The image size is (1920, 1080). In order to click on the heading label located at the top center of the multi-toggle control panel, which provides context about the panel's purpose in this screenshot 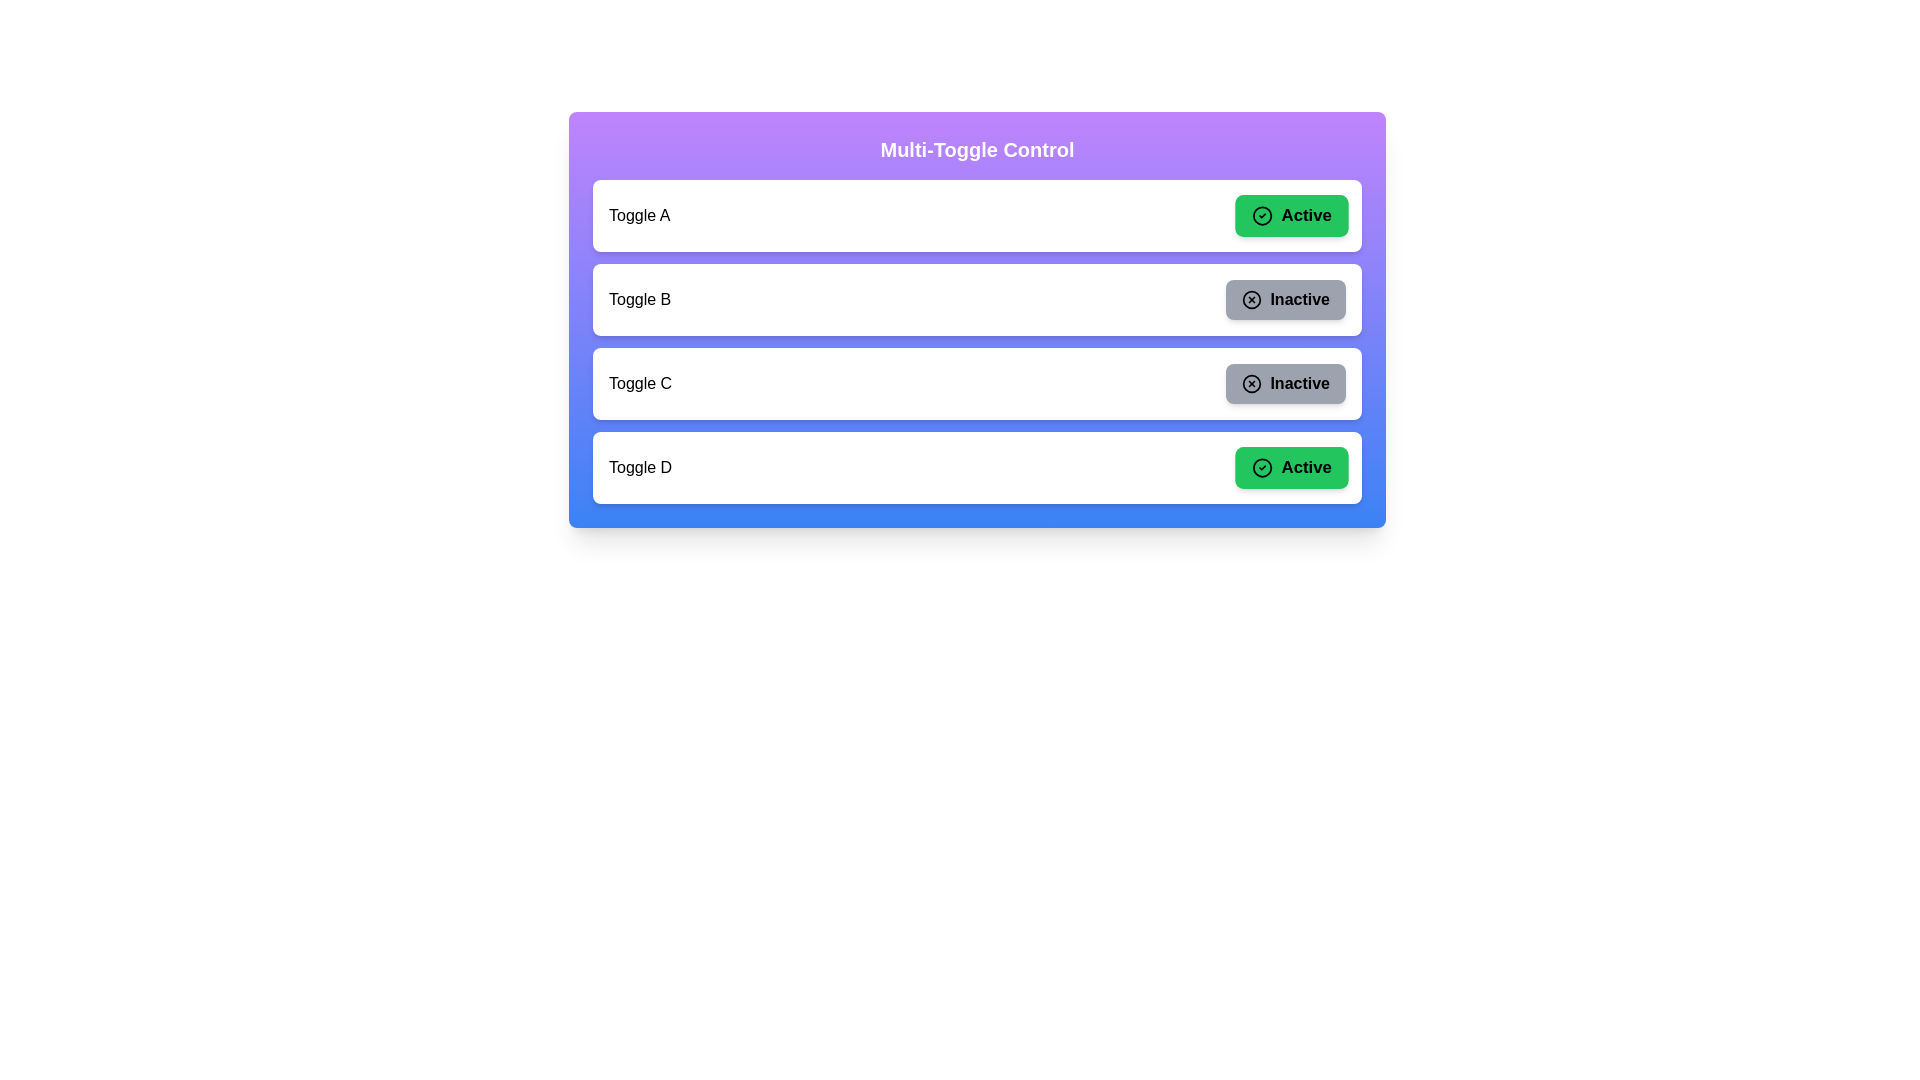, I will do `click(977, 149)`.